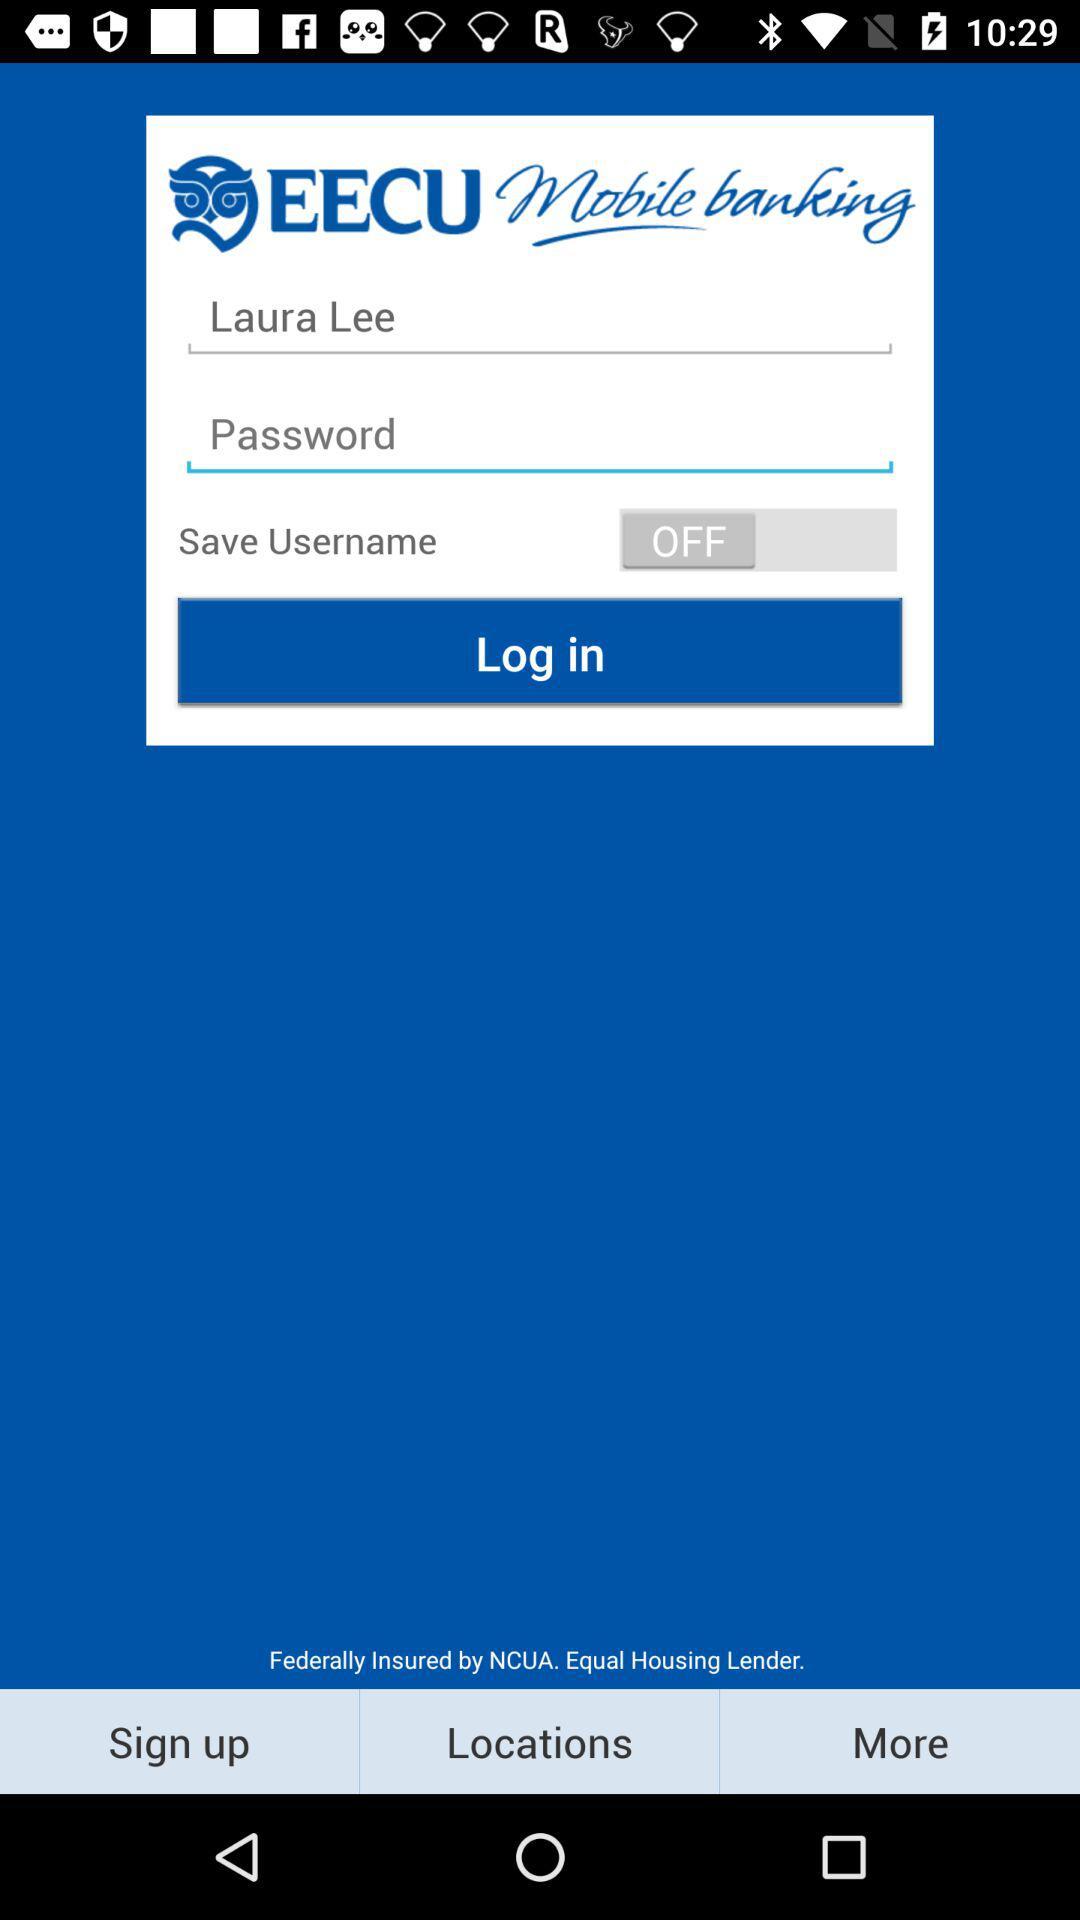 Image resolution: width=1080 pixels, height=1920 pixels. What do you see at coordinates (758, 539) in the screenshot?
I see `the item above log in` at bounding box center [758, 539].